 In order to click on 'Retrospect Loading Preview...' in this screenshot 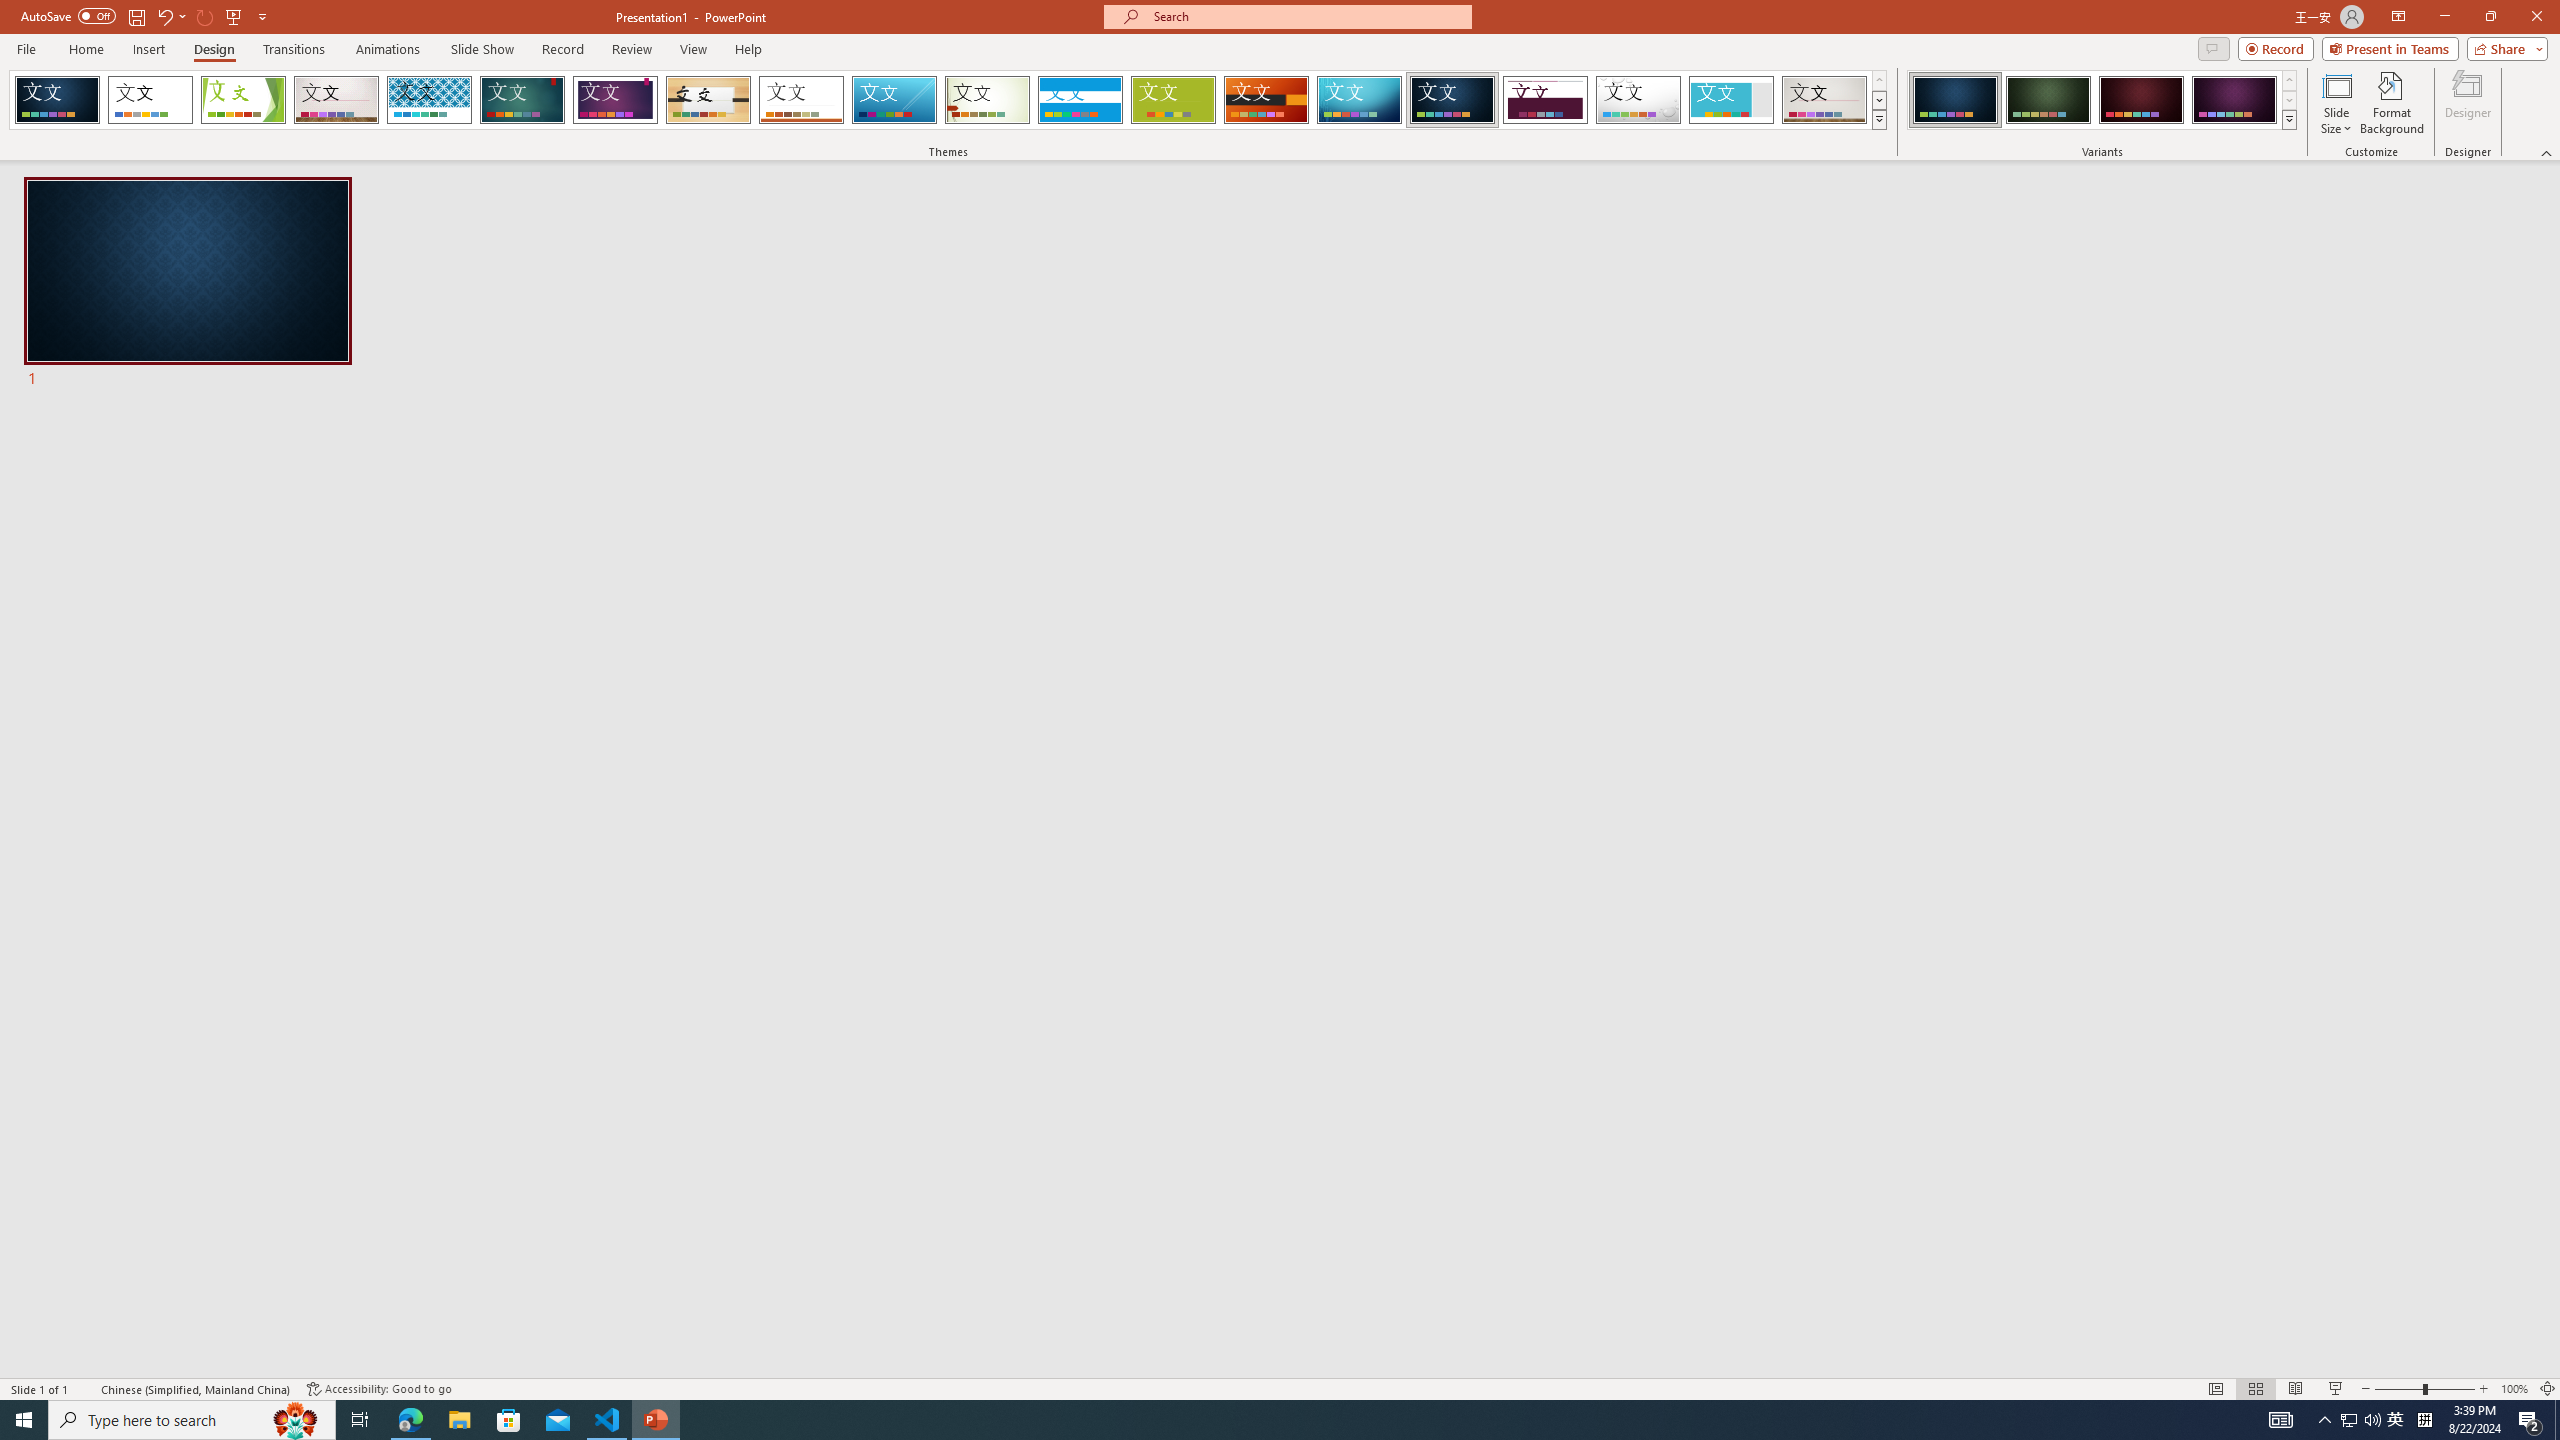, I will do `click(800, 99)`.